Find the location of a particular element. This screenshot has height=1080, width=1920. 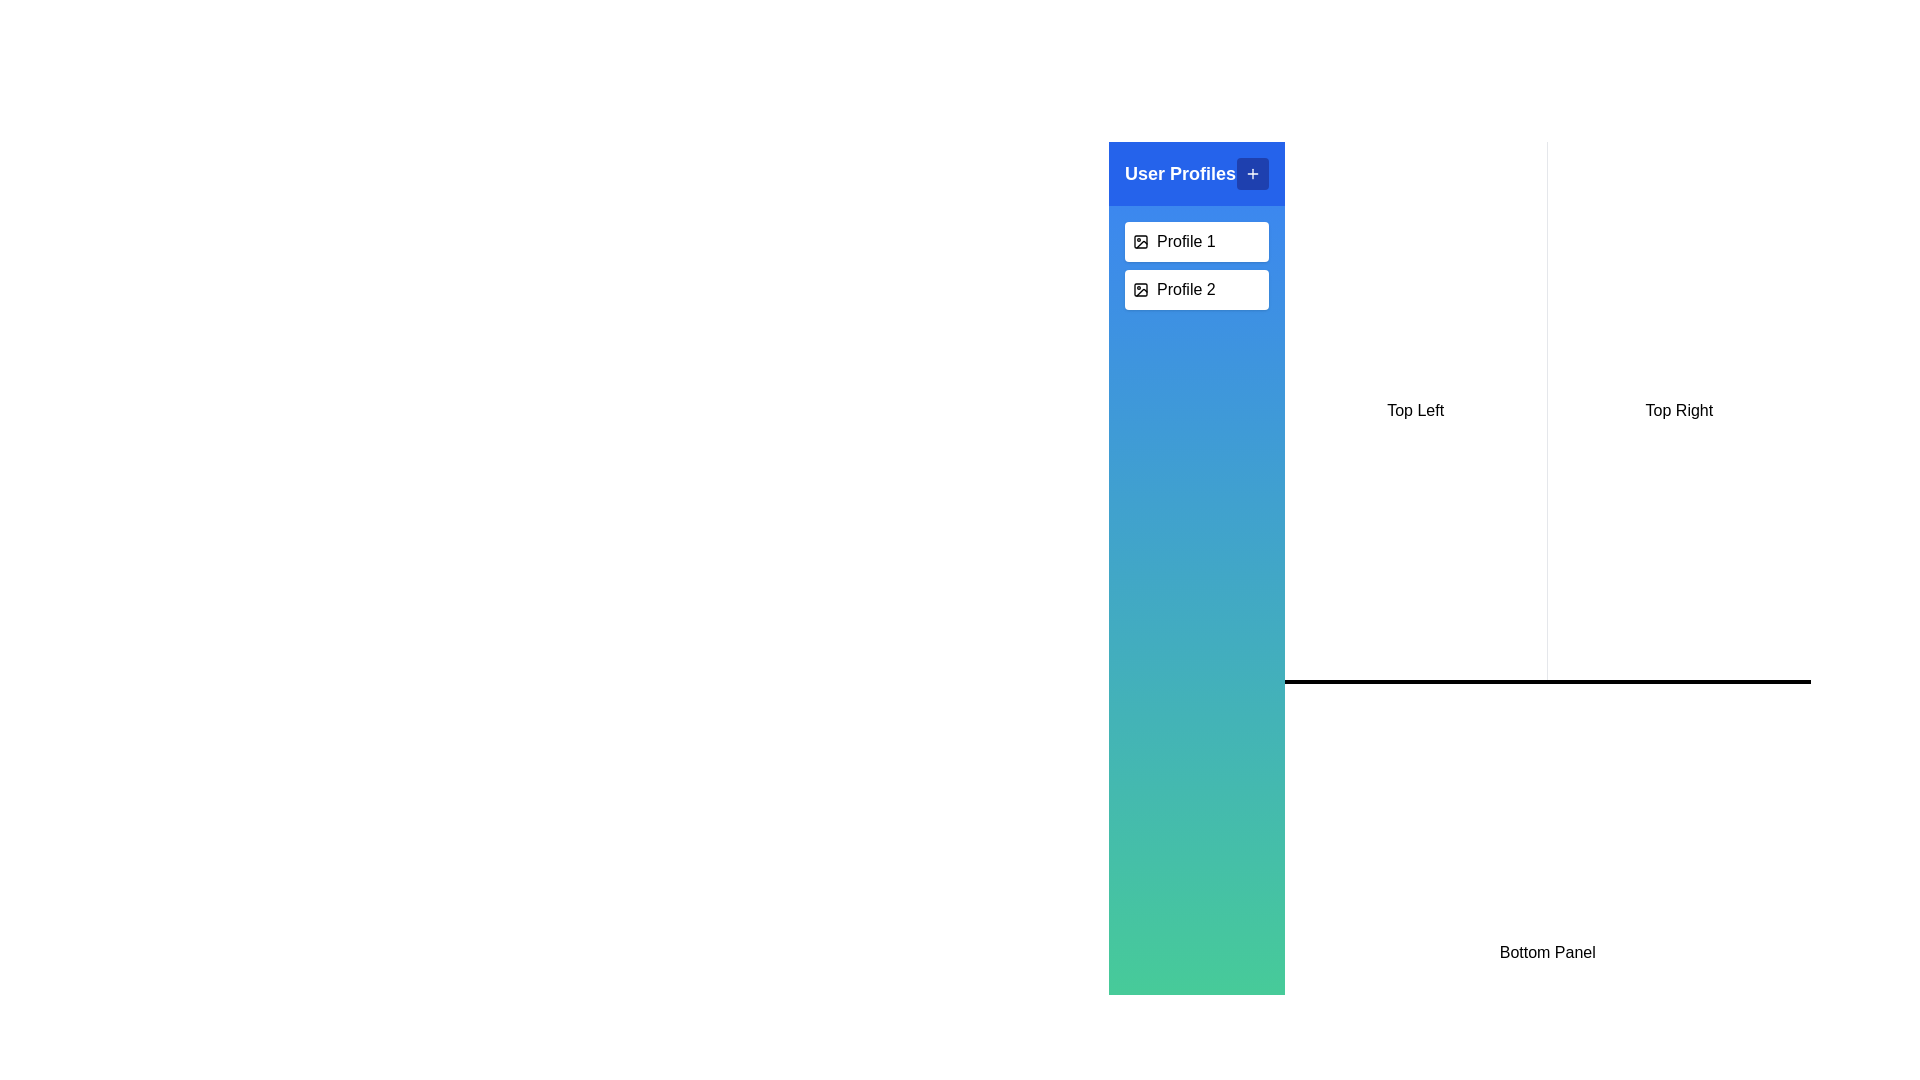

the visual separator element, which is a thin, horizontal black line separating the 'Top Right' and 'Bottom Panel' areas is located at coordinates (1546, 681).